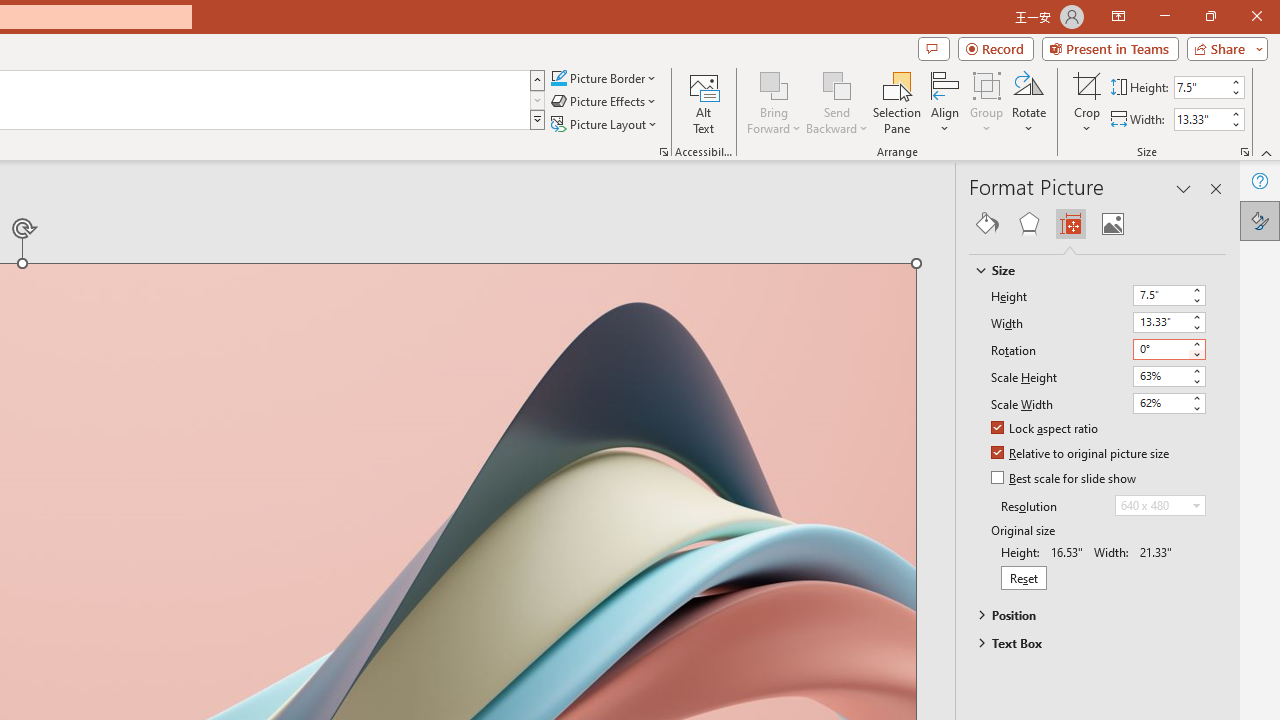 This screenshot has width=1280, height=720. I want to click on 'Lock aspect ratio', so click(1045, 428).